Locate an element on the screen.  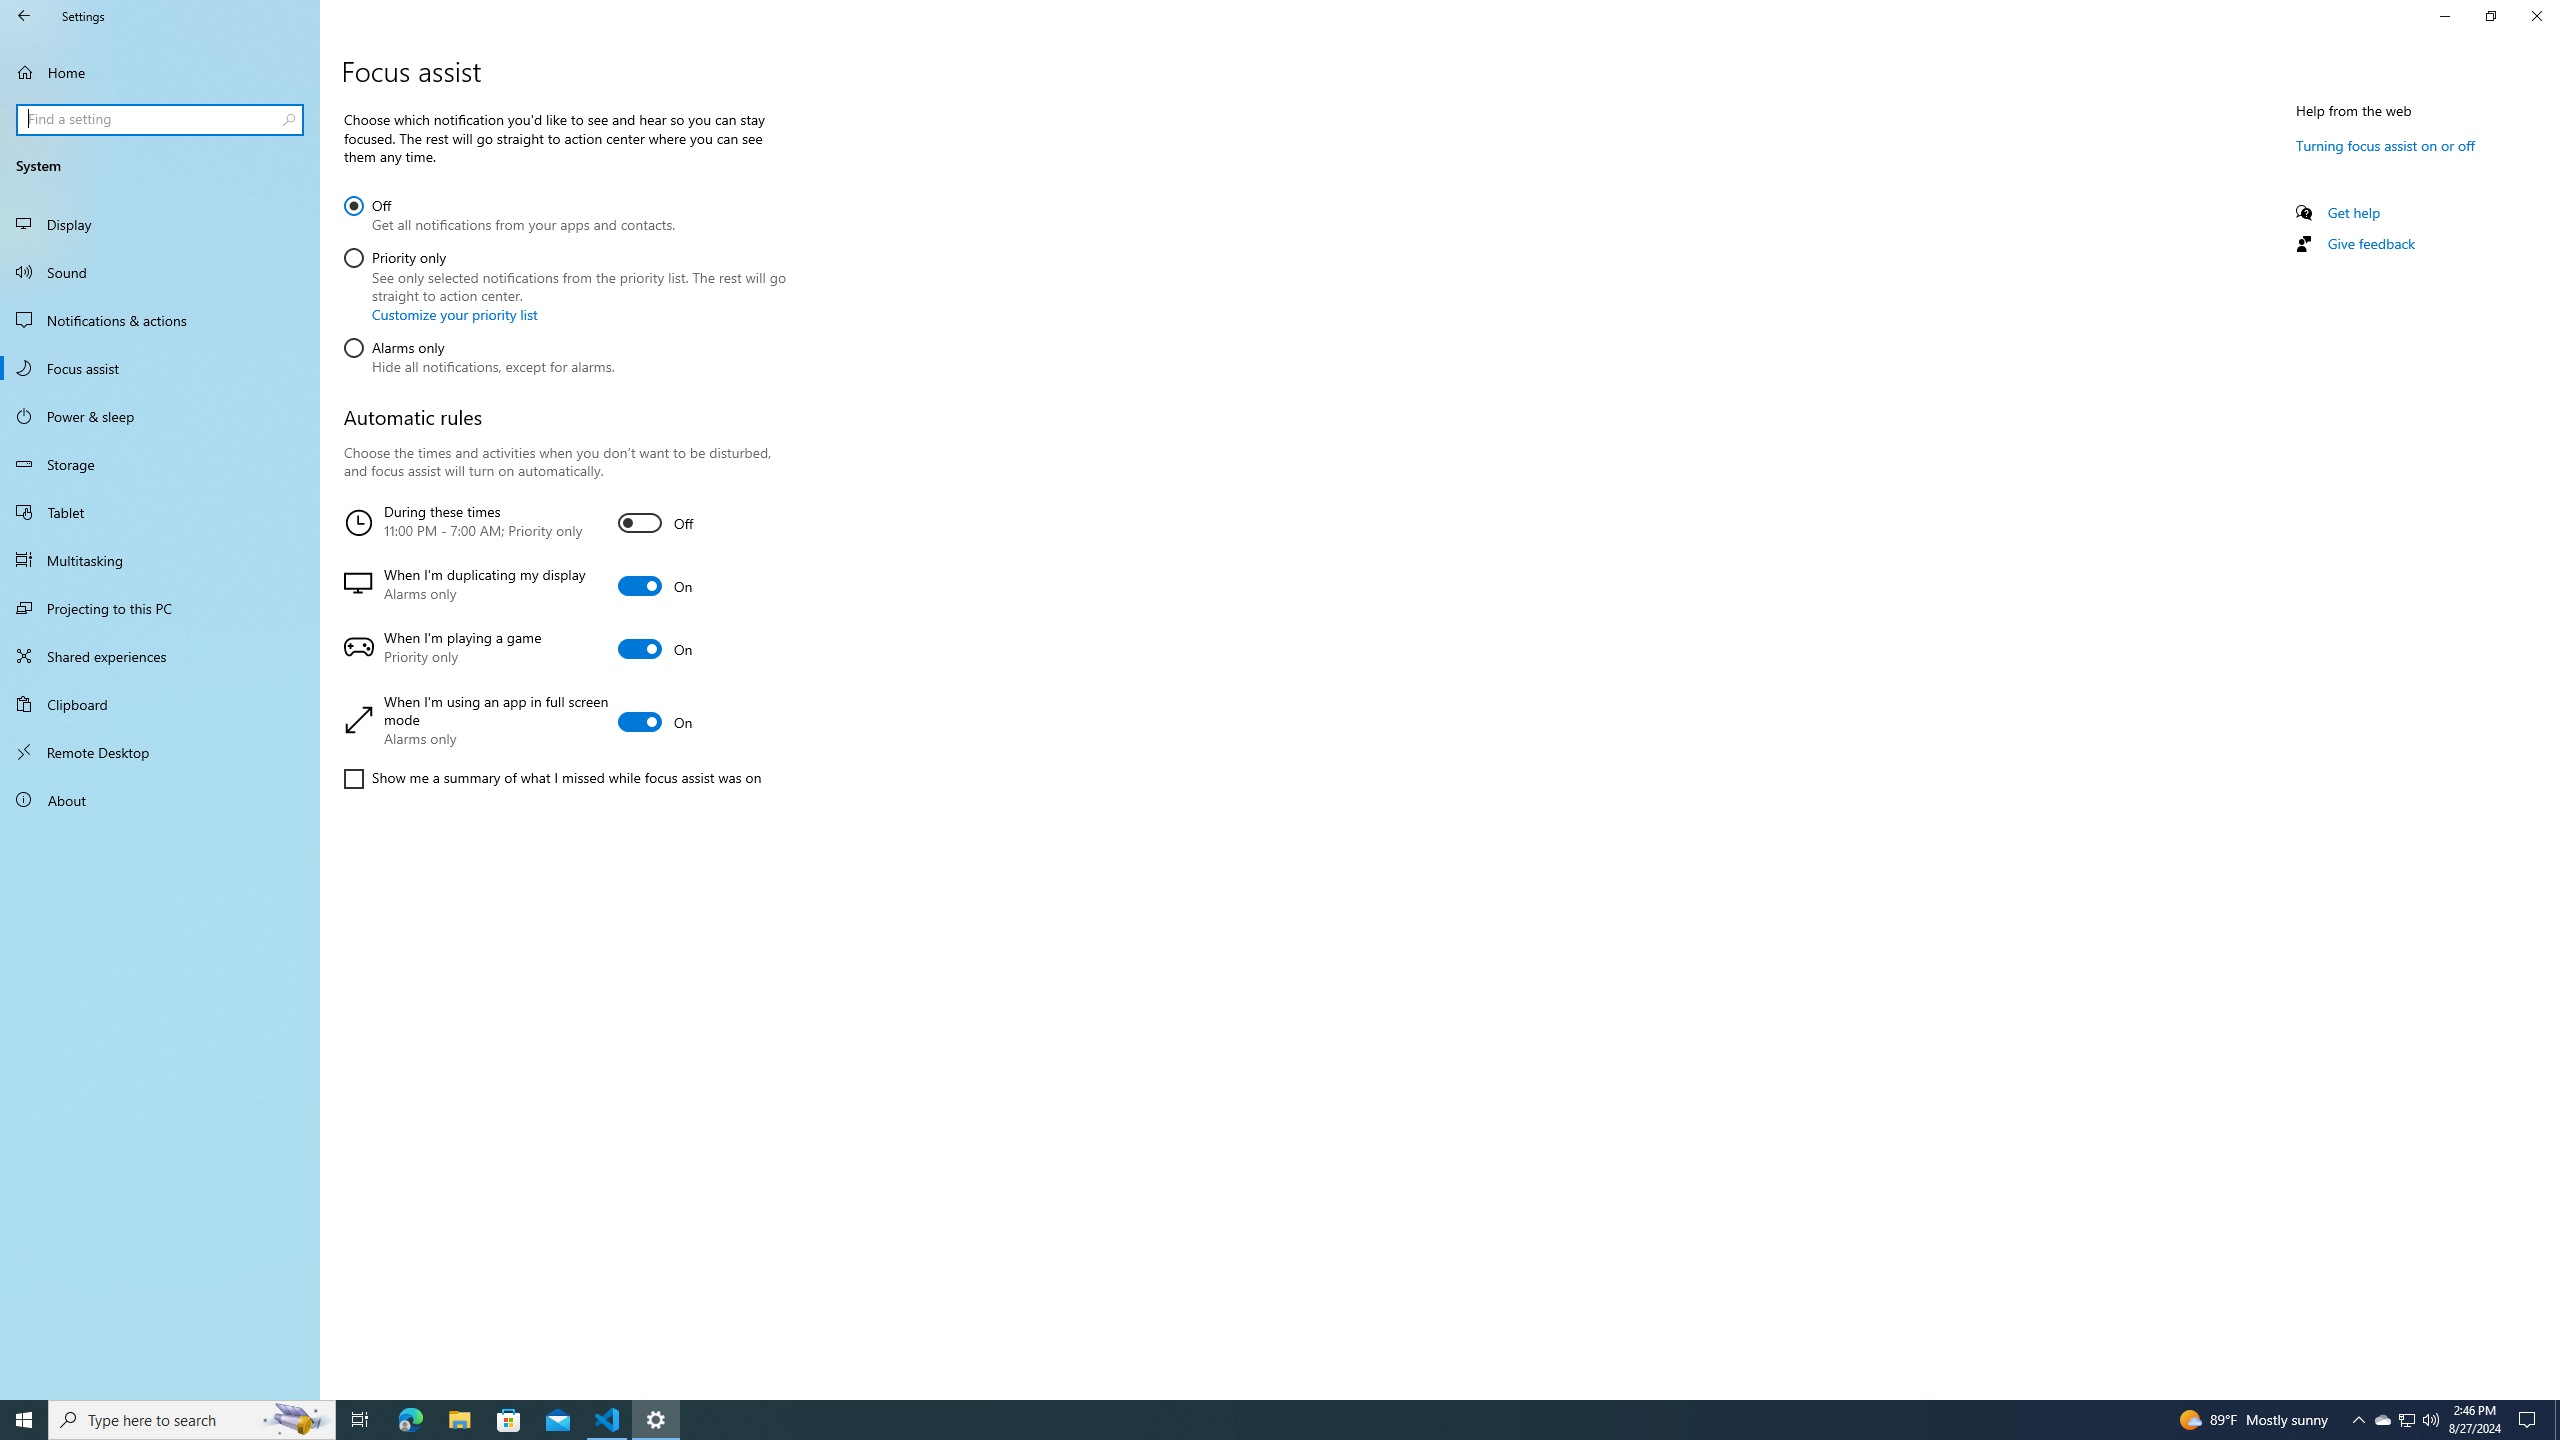
'Clipboard' is located at coordinates (159, 704).